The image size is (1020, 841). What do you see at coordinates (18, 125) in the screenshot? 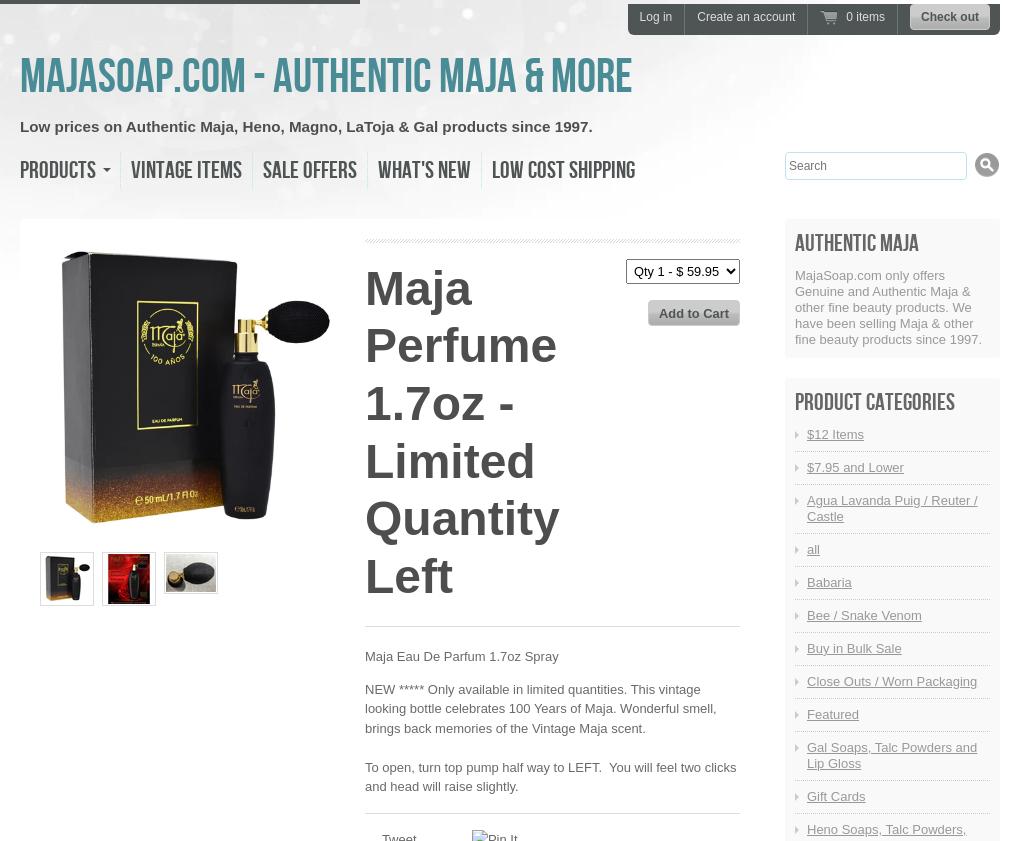
I see `'Low prices on Authentic Maja, Heno, Magno, LaToja & Gal products since 1997.'` at bounding box center [18, 125].